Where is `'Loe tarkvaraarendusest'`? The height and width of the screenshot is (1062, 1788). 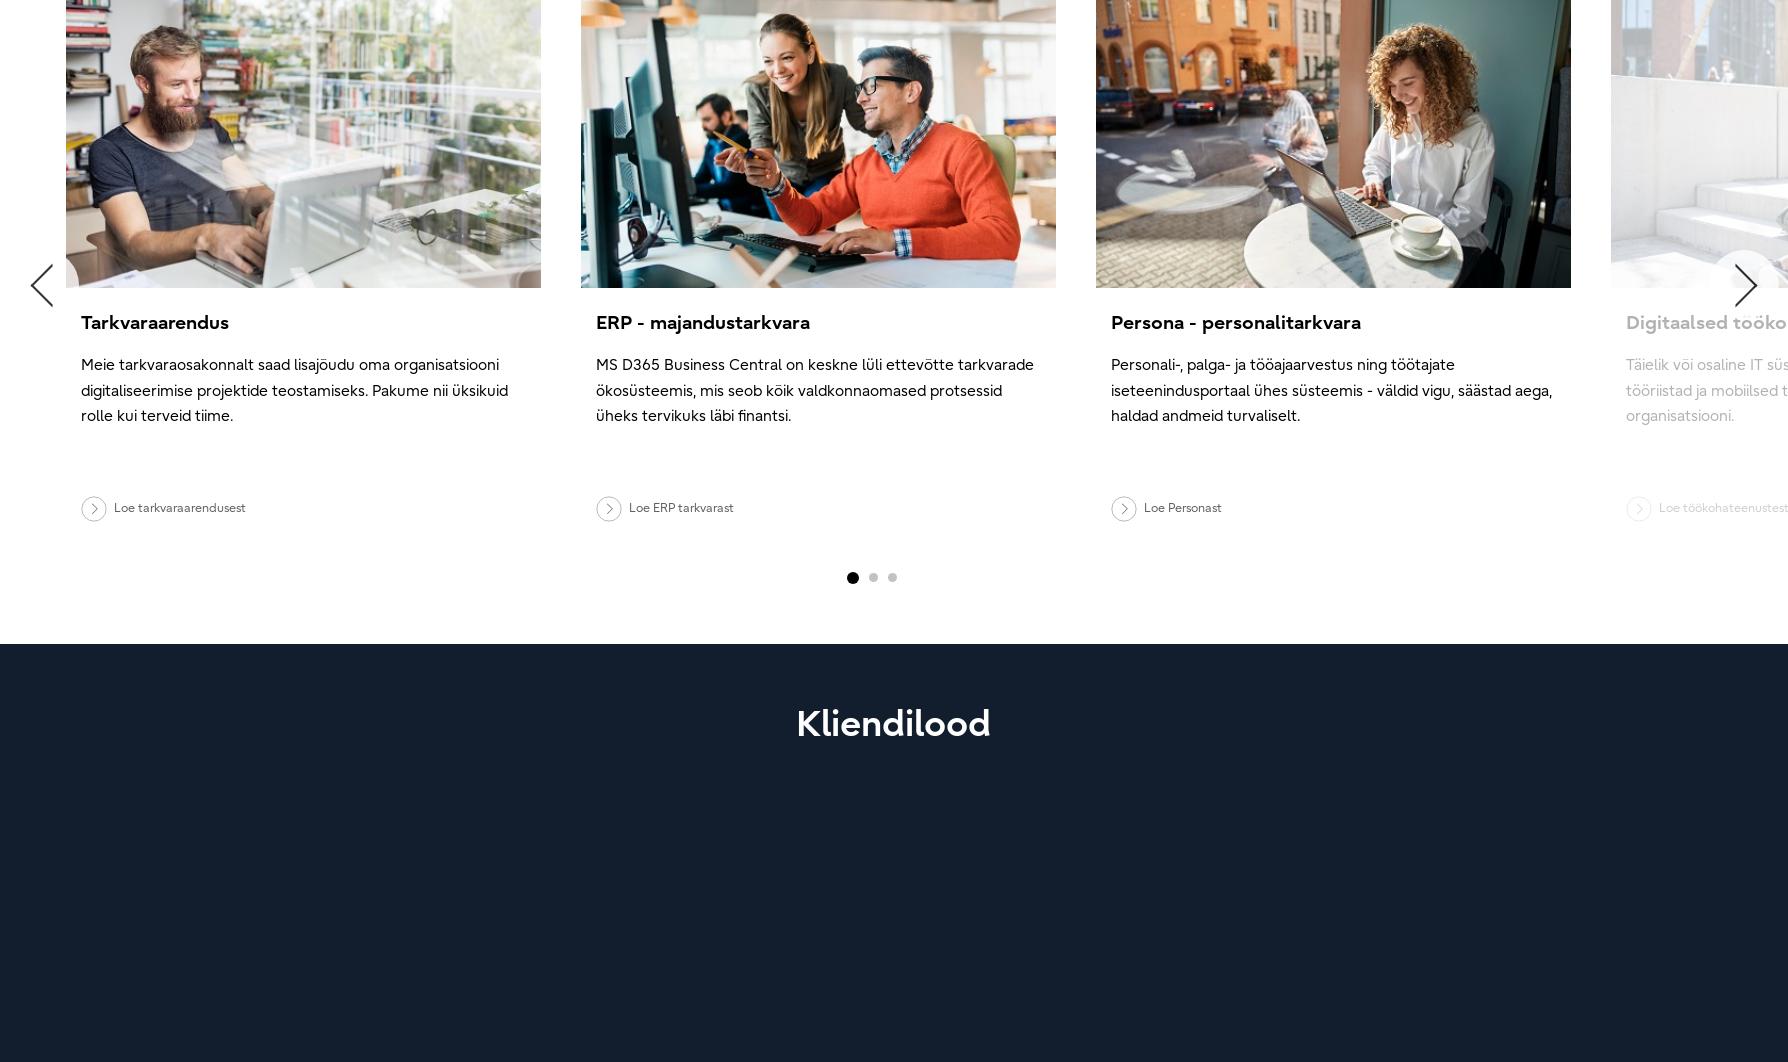
'Loe tarkvaraarendusest' is located at coordinates (180, 505).